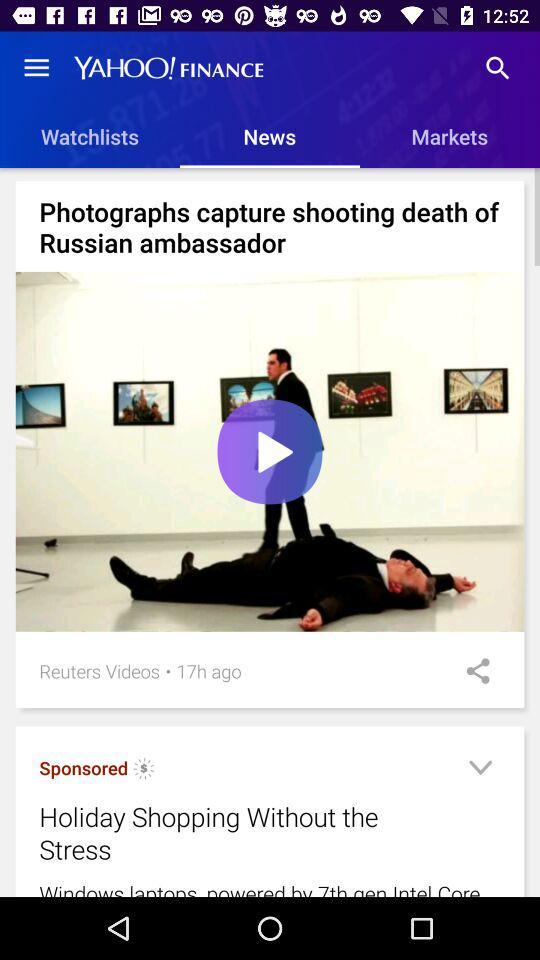 This screenshot has height=960, width=540. Describe the element at coordinates (479, 770) in the screenshot. I see `opens drop menu` at that location.